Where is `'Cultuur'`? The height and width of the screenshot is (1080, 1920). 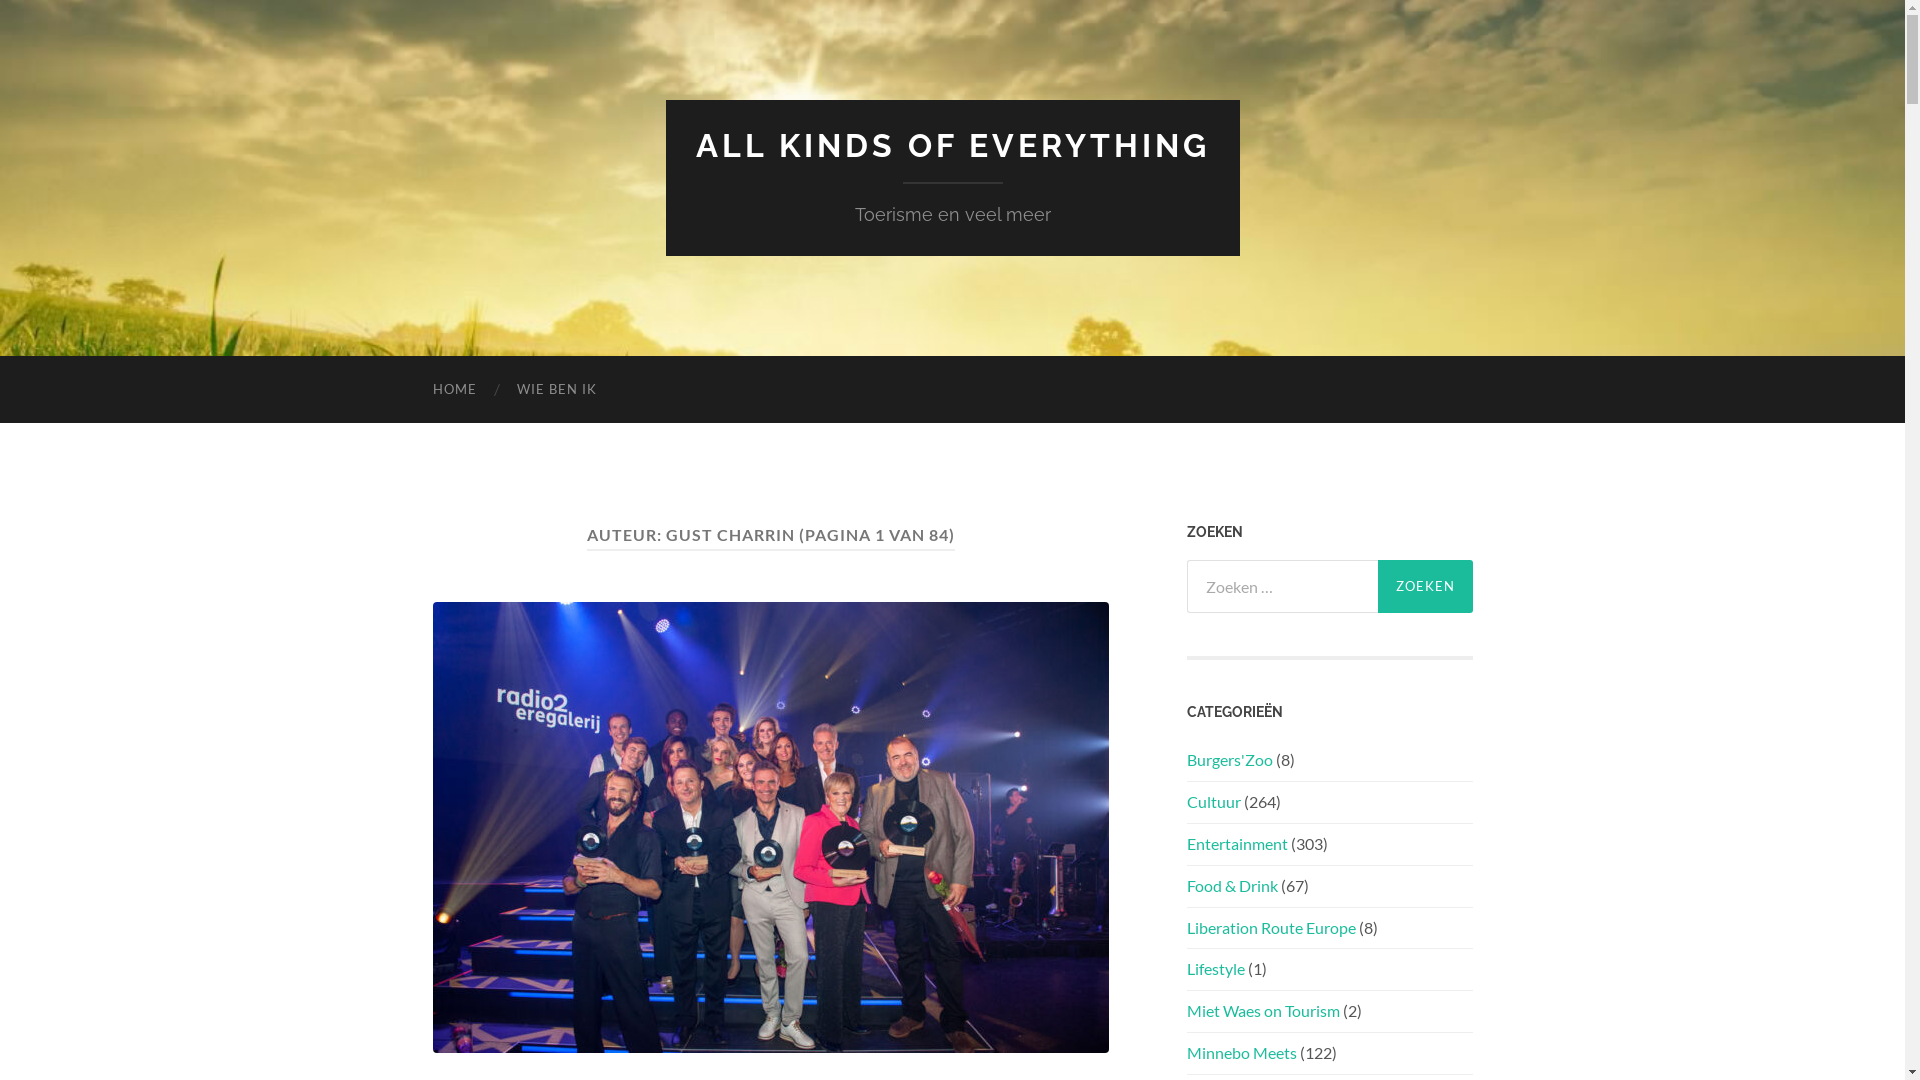 'Cultuur' is located at coordinates (1185, 800).